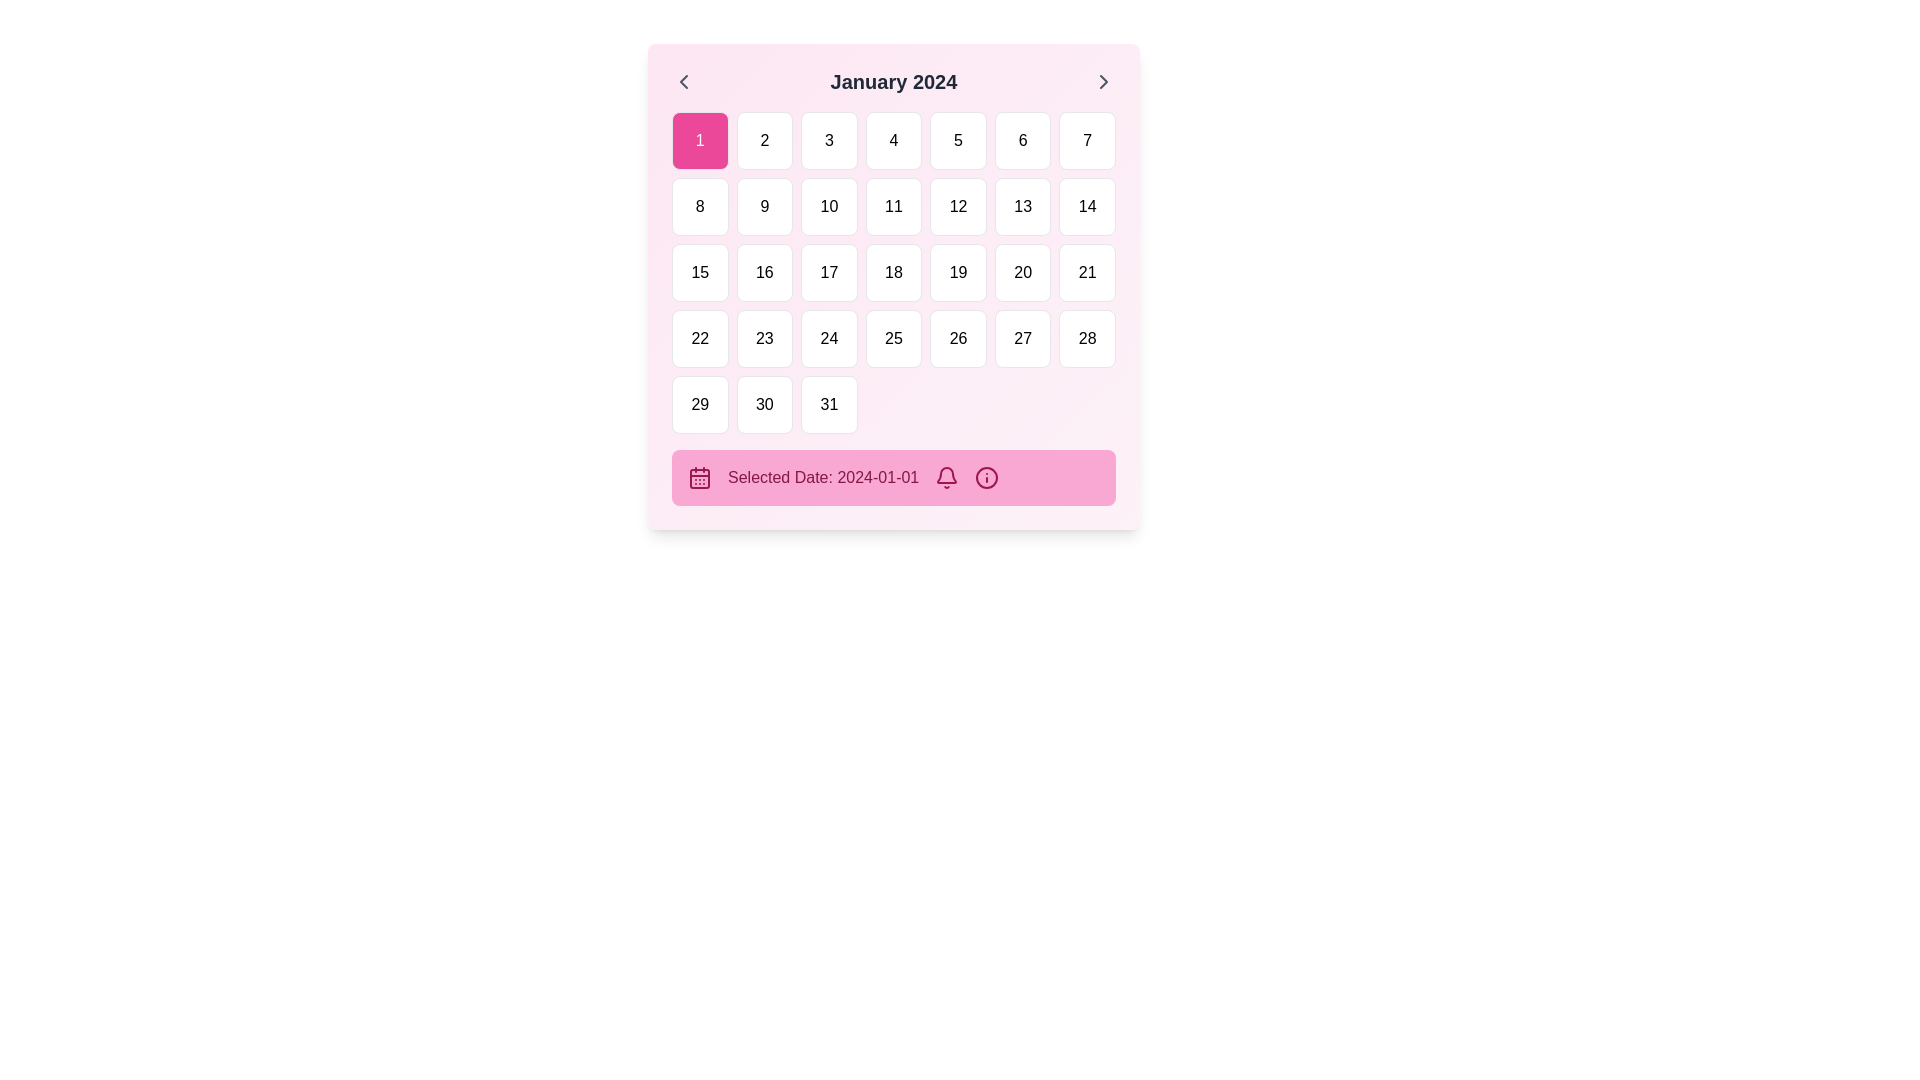 Image resolution: width=1920 pixels, height=1080 pixels. I want to click on the calendar date cell displaying the number '29', which is styled as a rounded rectangle with a white background, black text, and a grey border, so click(700, 405).